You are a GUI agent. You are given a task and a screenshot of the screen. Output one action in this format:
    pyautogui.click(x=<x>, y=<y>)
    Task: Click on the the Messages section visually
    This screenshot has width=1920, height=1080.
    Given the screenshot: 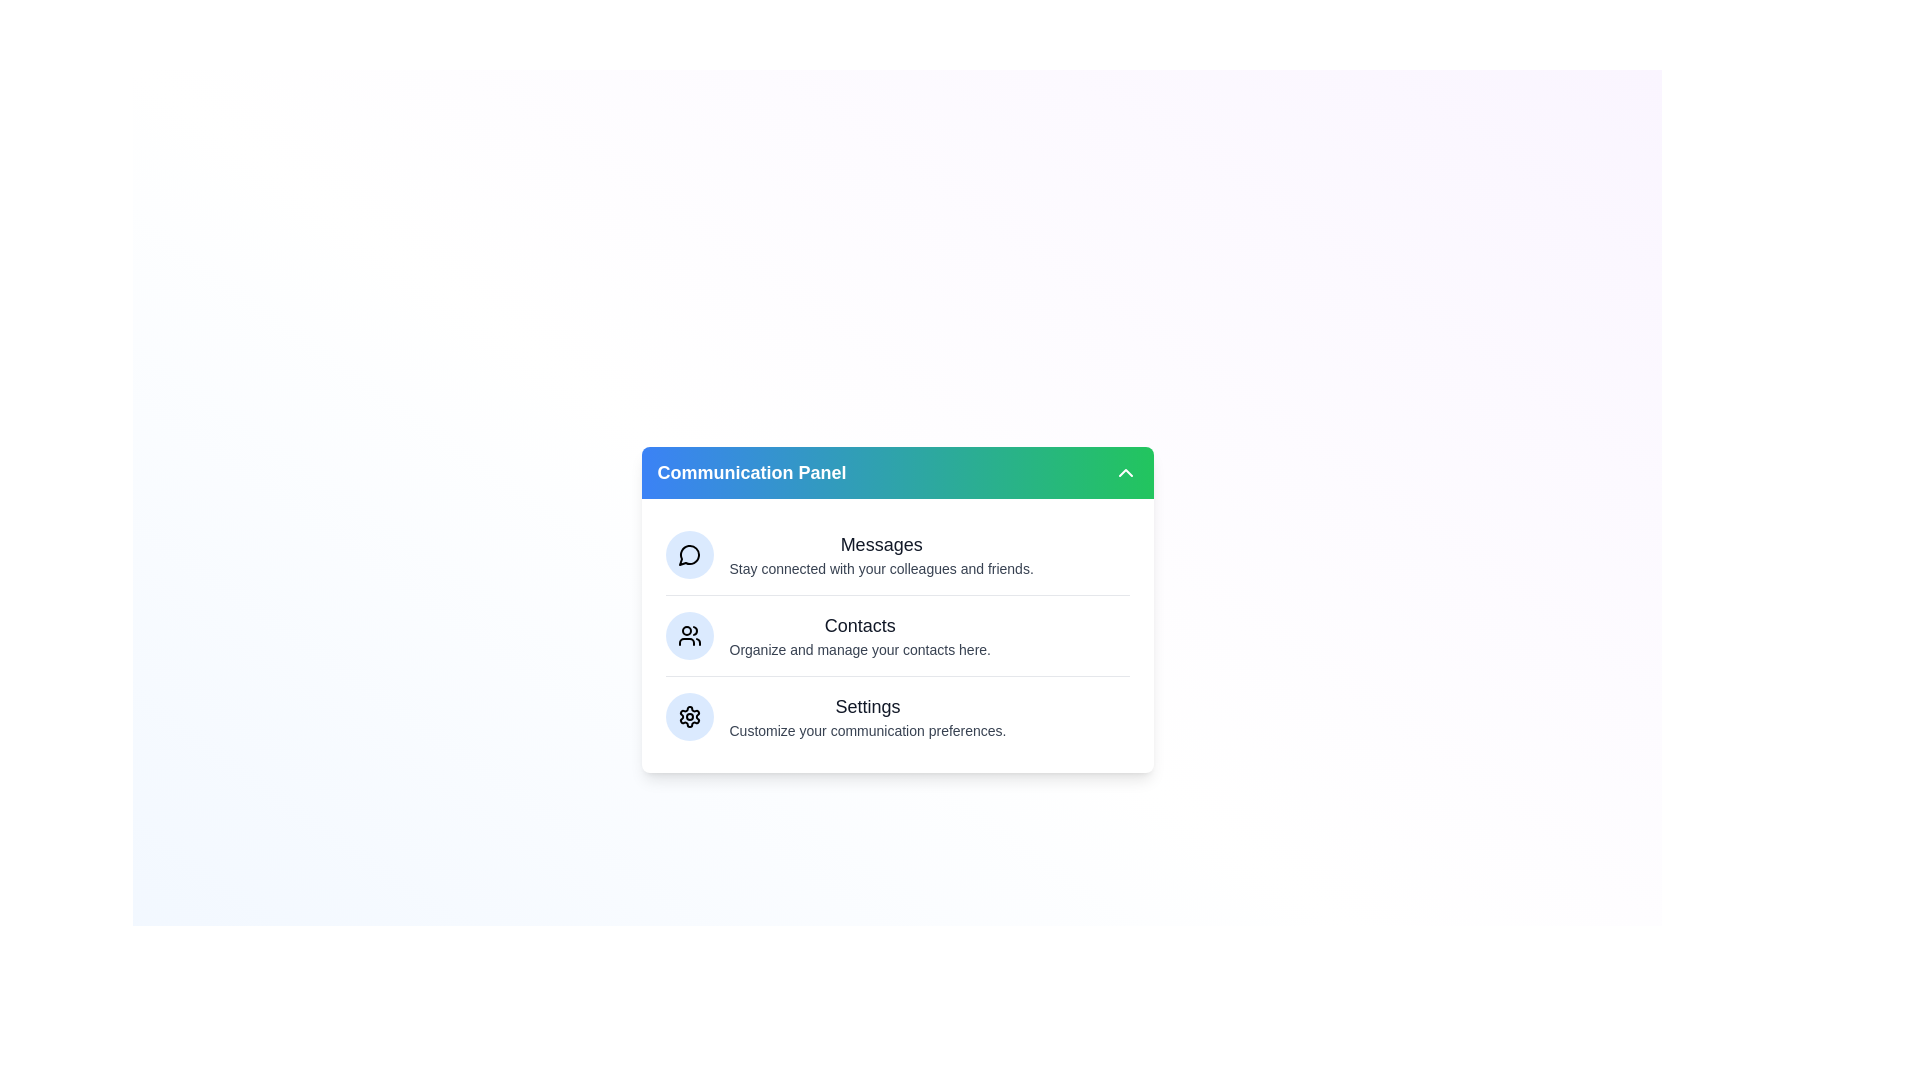 What is the action you would take?
    pyautogui.click(x=689, y=555)
    